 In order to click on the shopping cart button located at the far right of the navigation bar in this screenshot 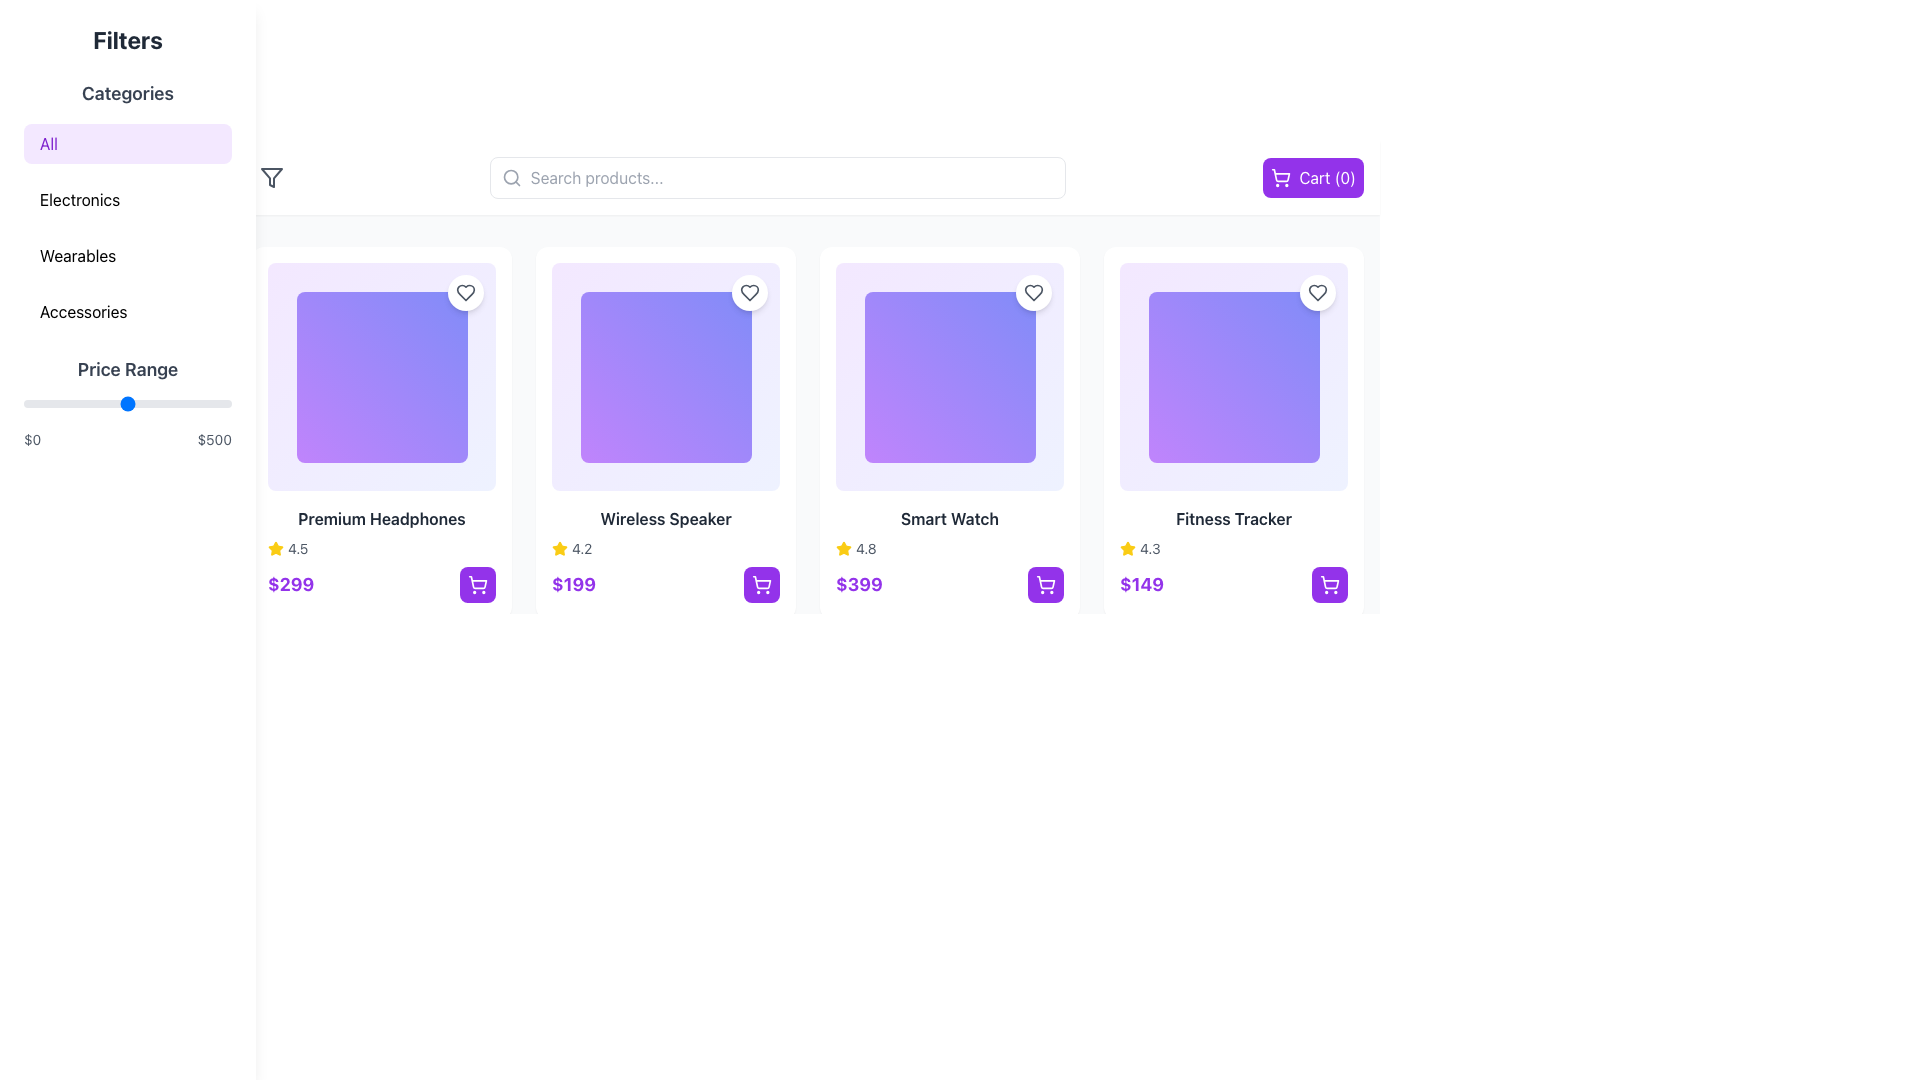, I will do `click(1313, 176)`.